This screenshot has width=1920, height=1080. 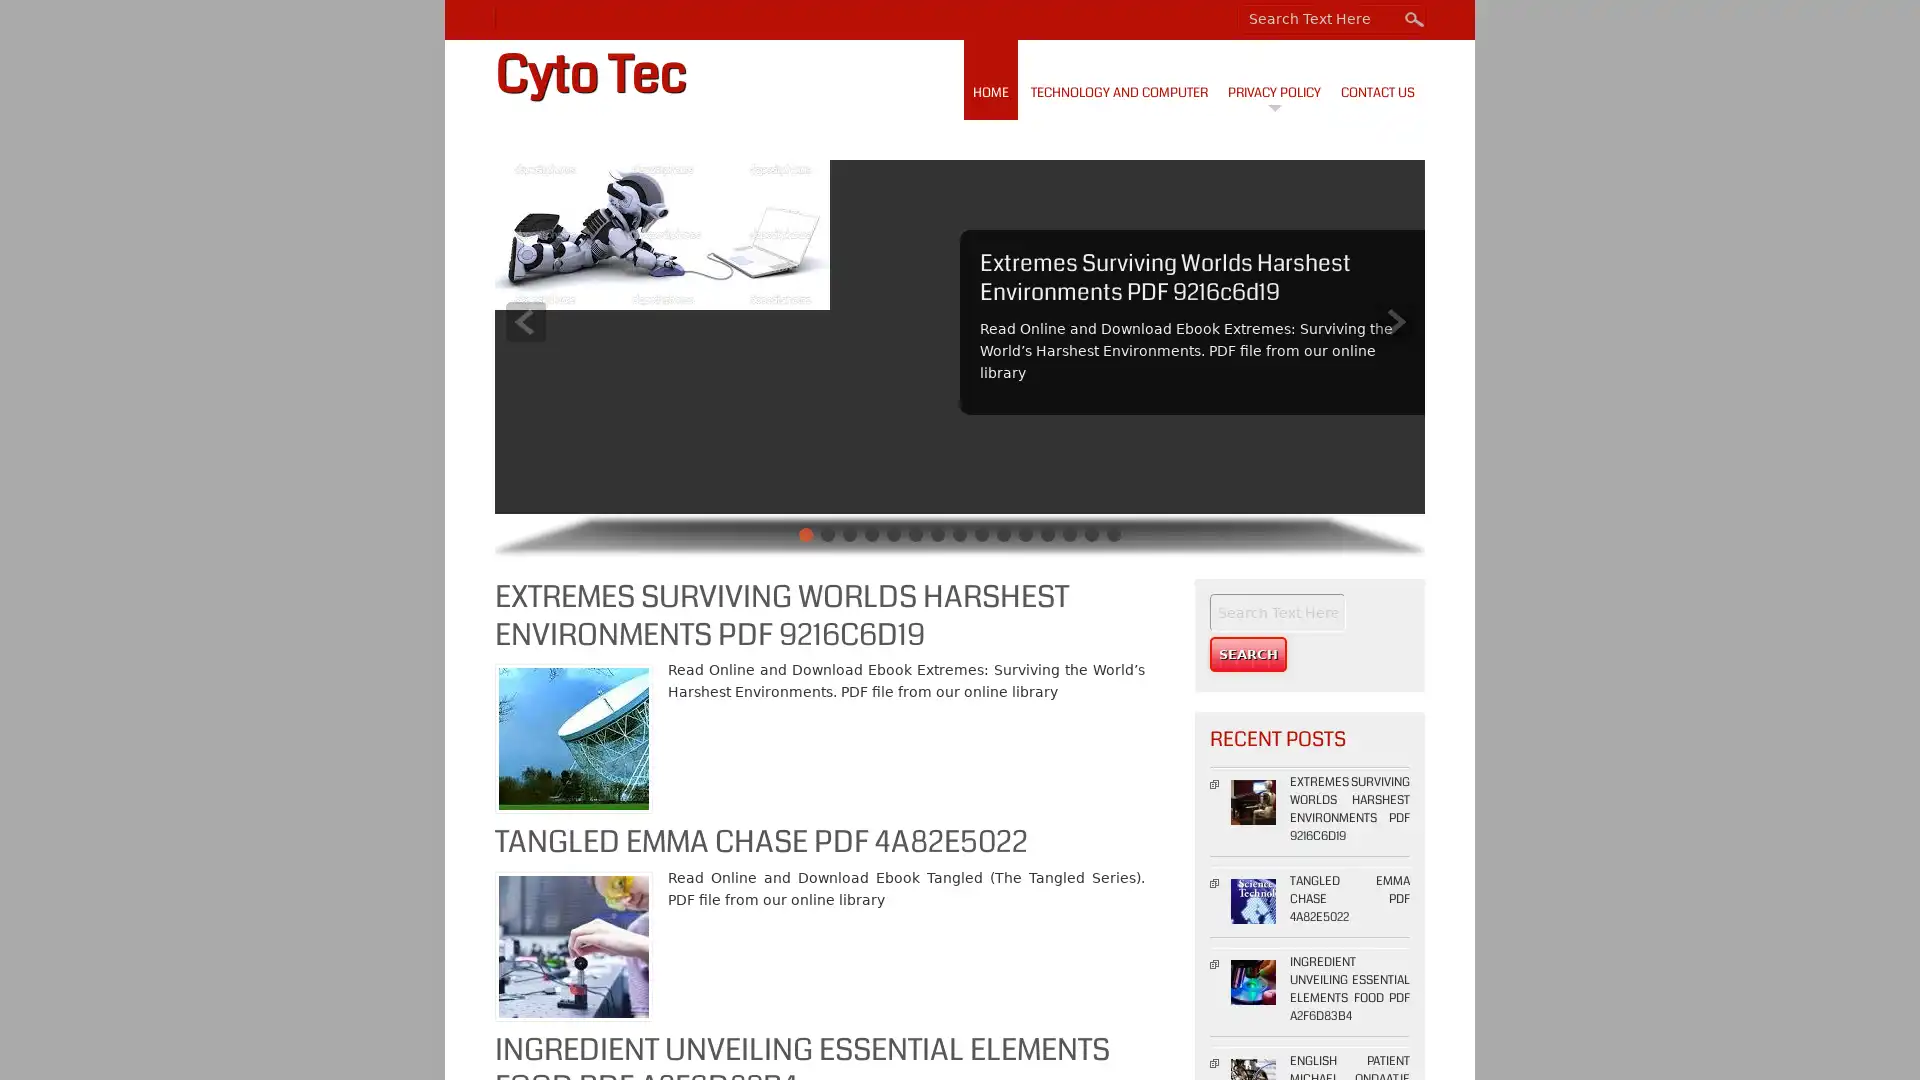 I want to click on Search, so click(x=1247, y=654).